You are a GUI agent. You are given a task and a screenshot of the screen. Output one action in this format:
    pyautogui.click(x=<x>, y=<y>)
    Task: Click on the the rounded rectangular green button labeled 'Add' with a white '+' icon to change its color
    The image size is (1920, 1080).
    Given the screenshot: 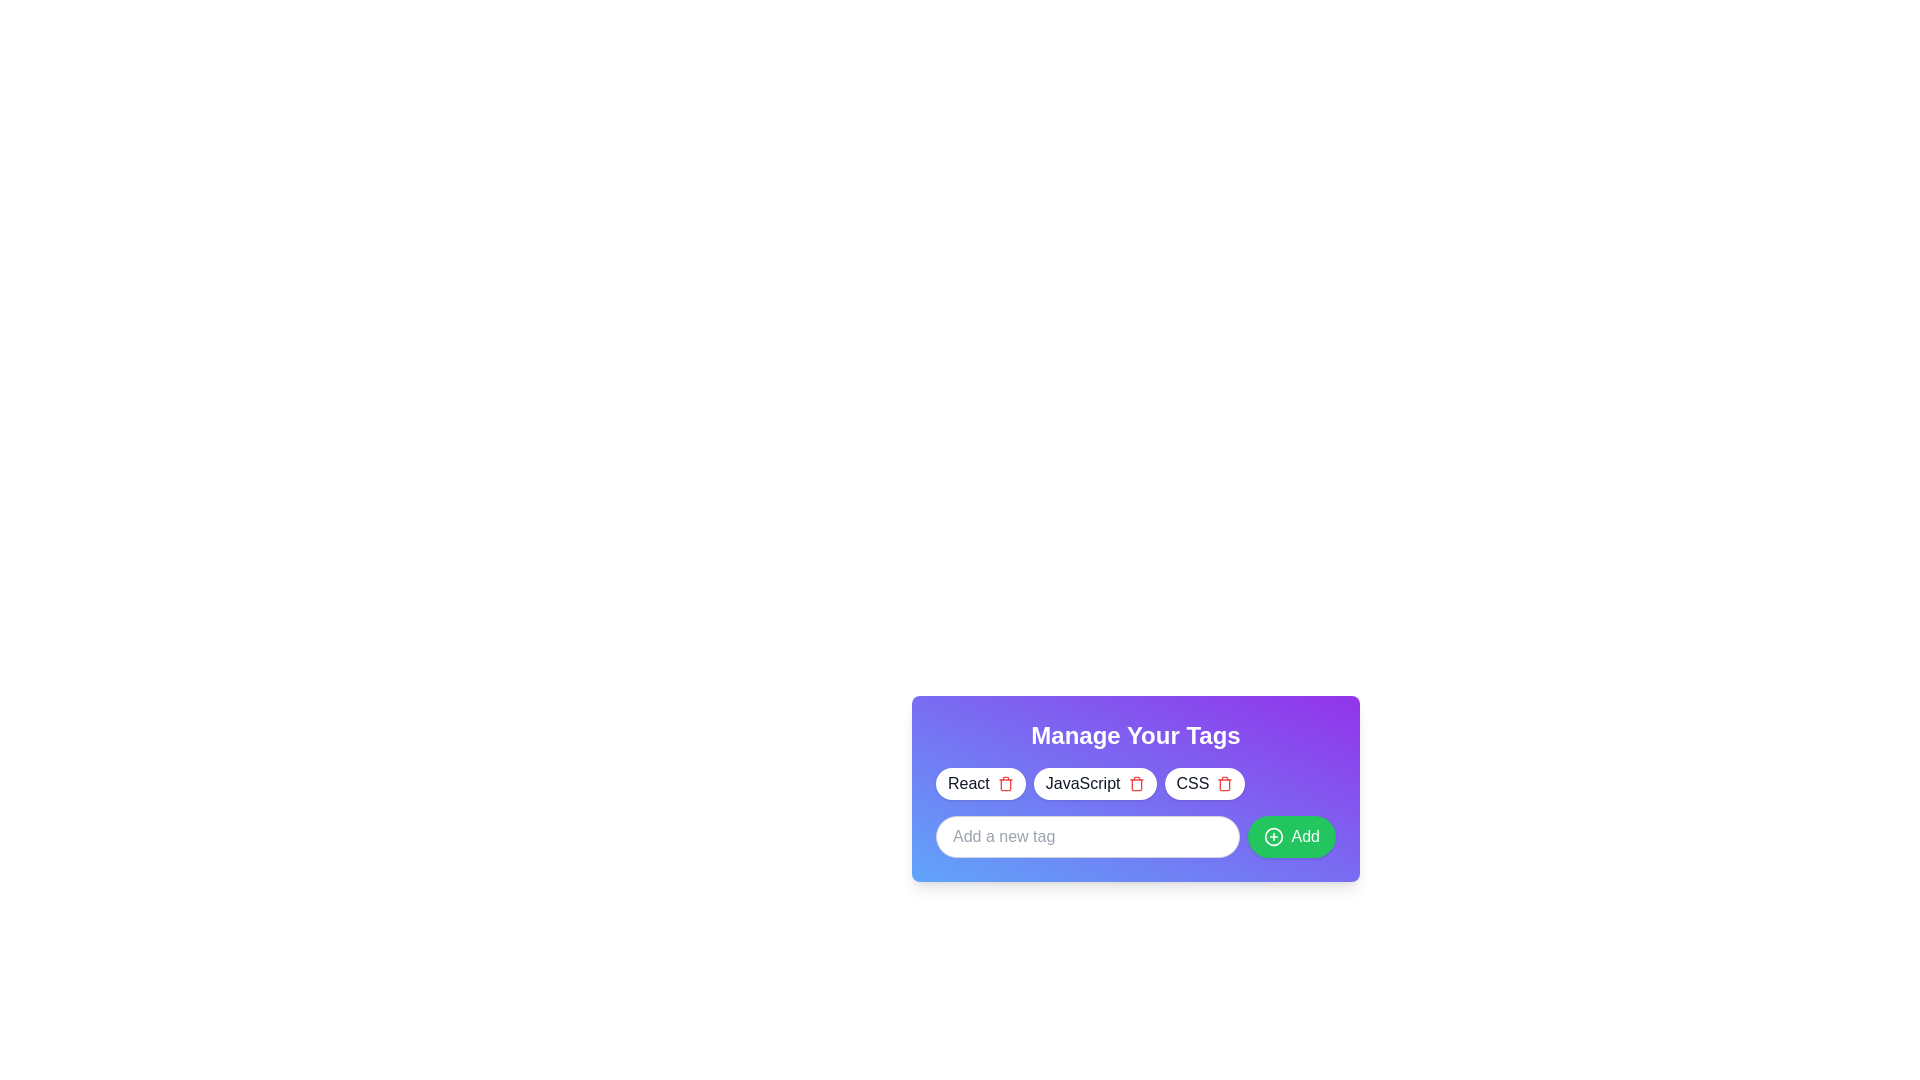 What is the action you would take?
    pyautogui.click(x=1291, y=837)
    